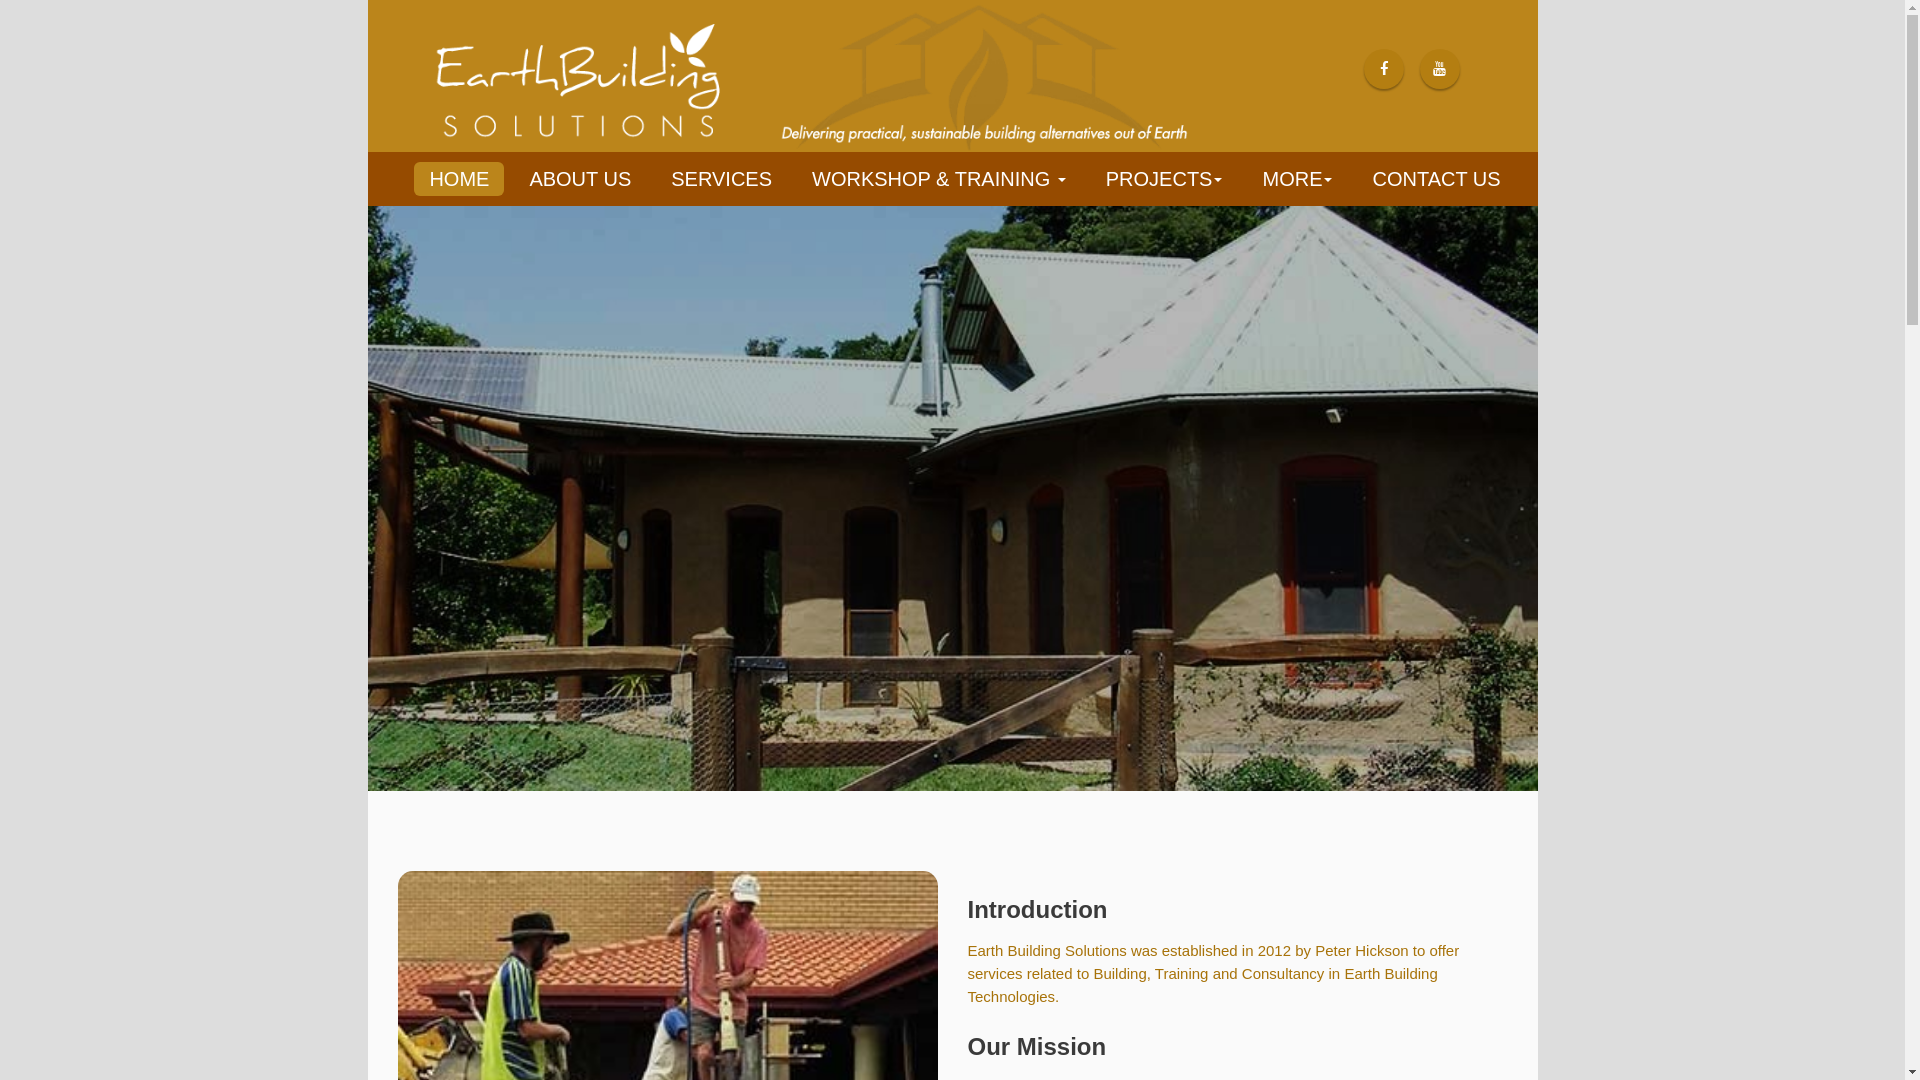 The width and height of the screenshot is (1920, 1080). I want to click on 'Youtube', so click(1432, 67).